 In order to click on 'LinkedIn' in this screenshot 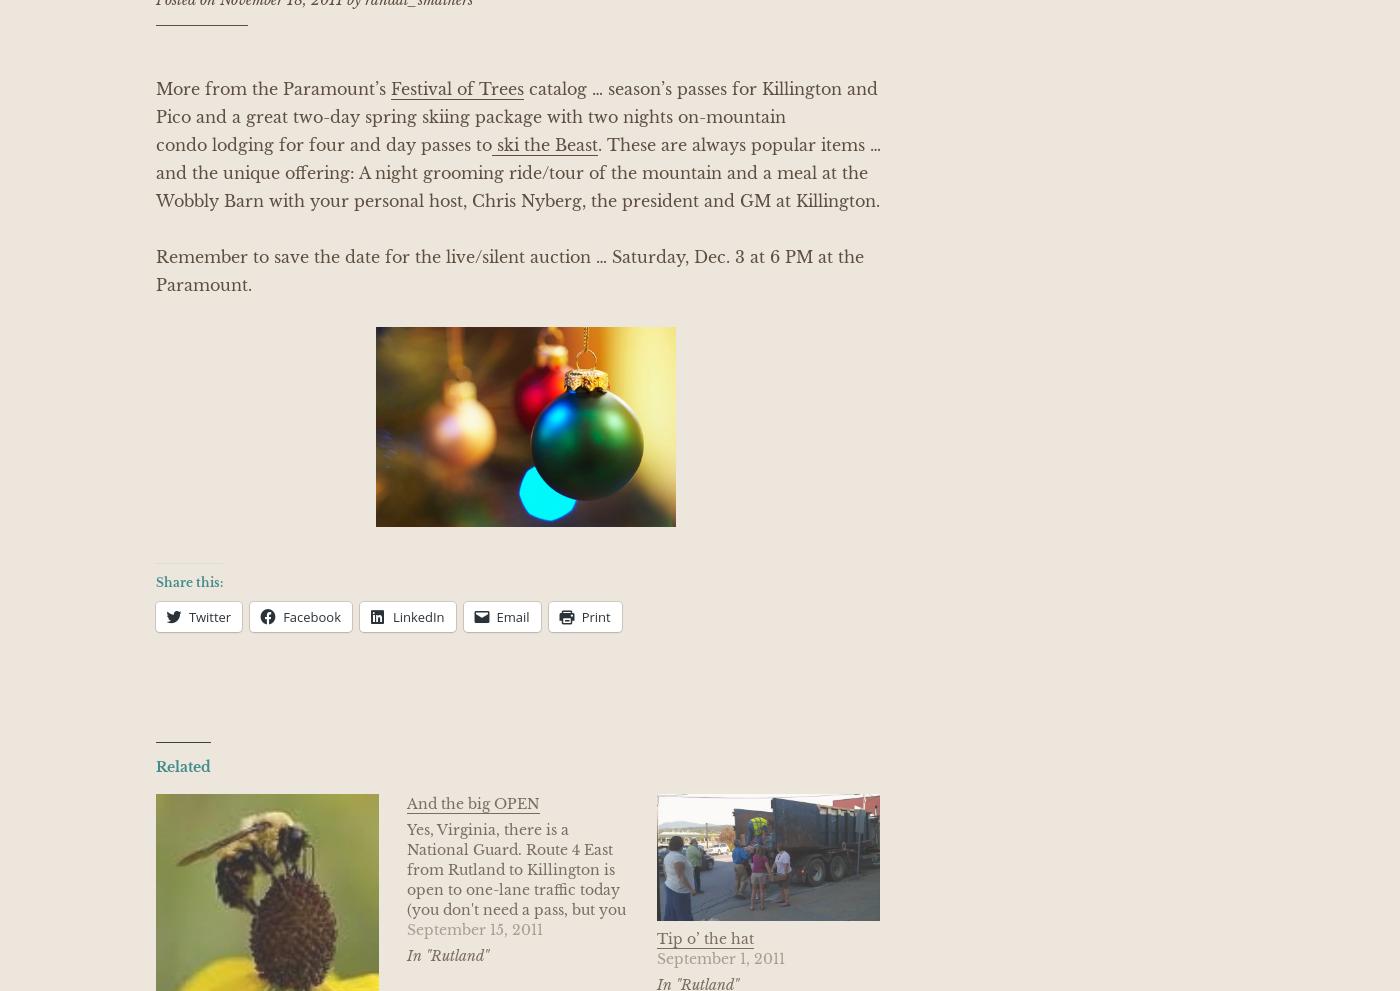, I will do `click(418, 616)`.